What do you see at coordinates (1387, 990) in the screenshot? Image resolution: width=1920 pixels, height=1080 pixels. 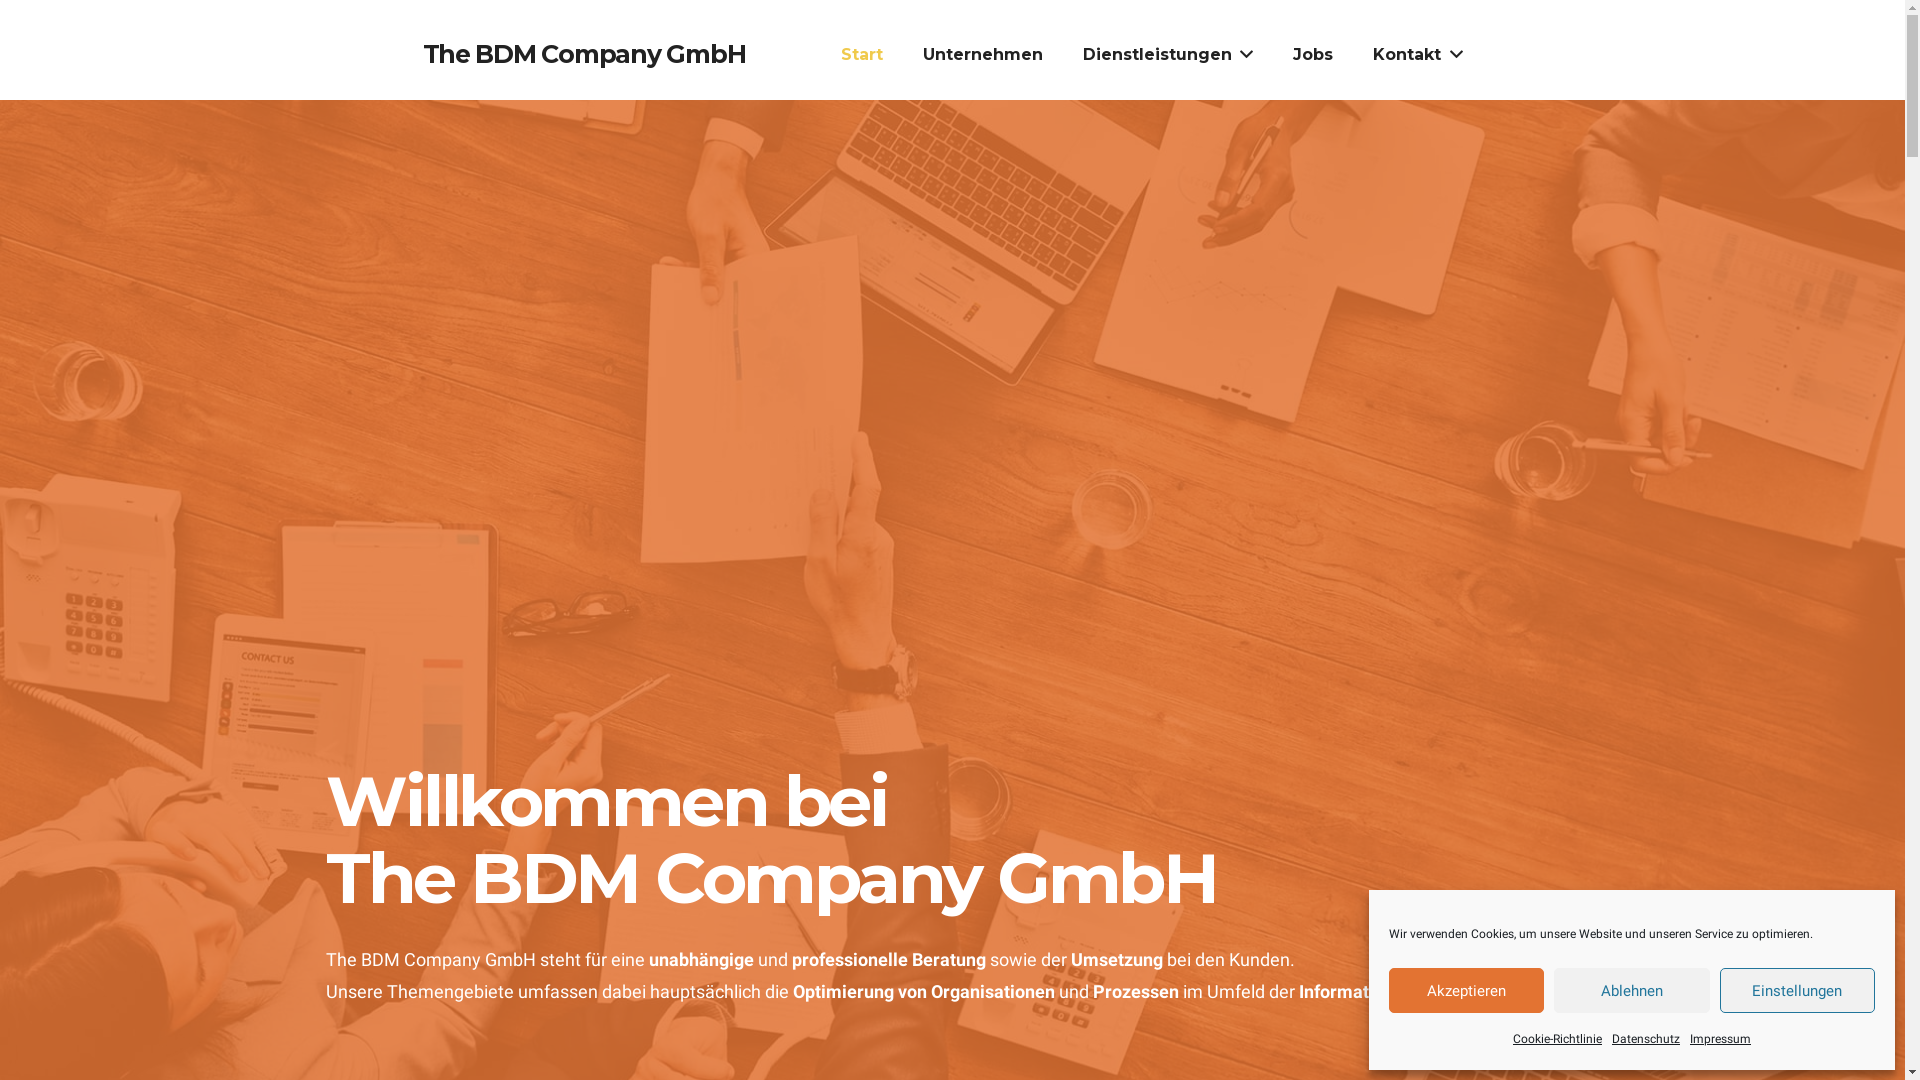 I see `'Akzeptieren'` at bounding box center [1387, 990].